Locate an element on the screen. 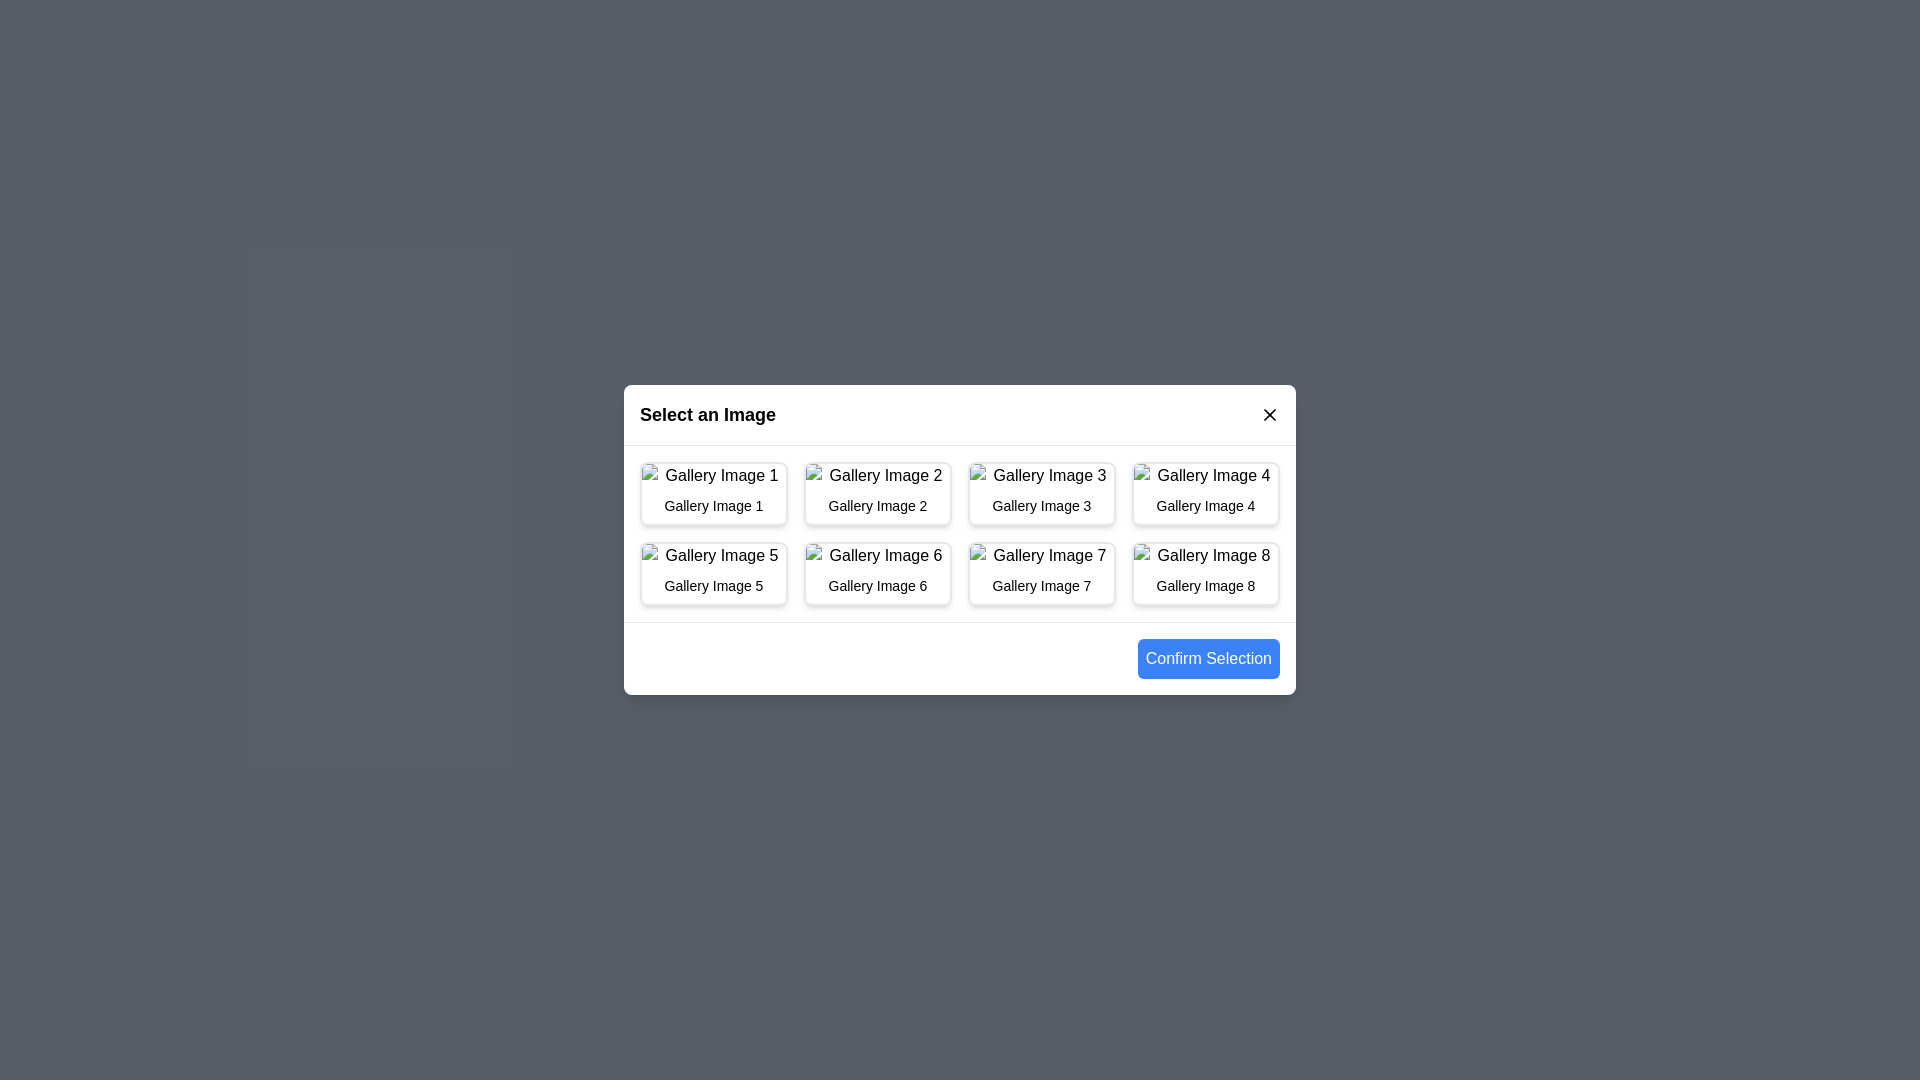 The height and width of the screenshot is (1080, 1920). the close button in the header to close the dialog is located at coordinates (1269, 414).